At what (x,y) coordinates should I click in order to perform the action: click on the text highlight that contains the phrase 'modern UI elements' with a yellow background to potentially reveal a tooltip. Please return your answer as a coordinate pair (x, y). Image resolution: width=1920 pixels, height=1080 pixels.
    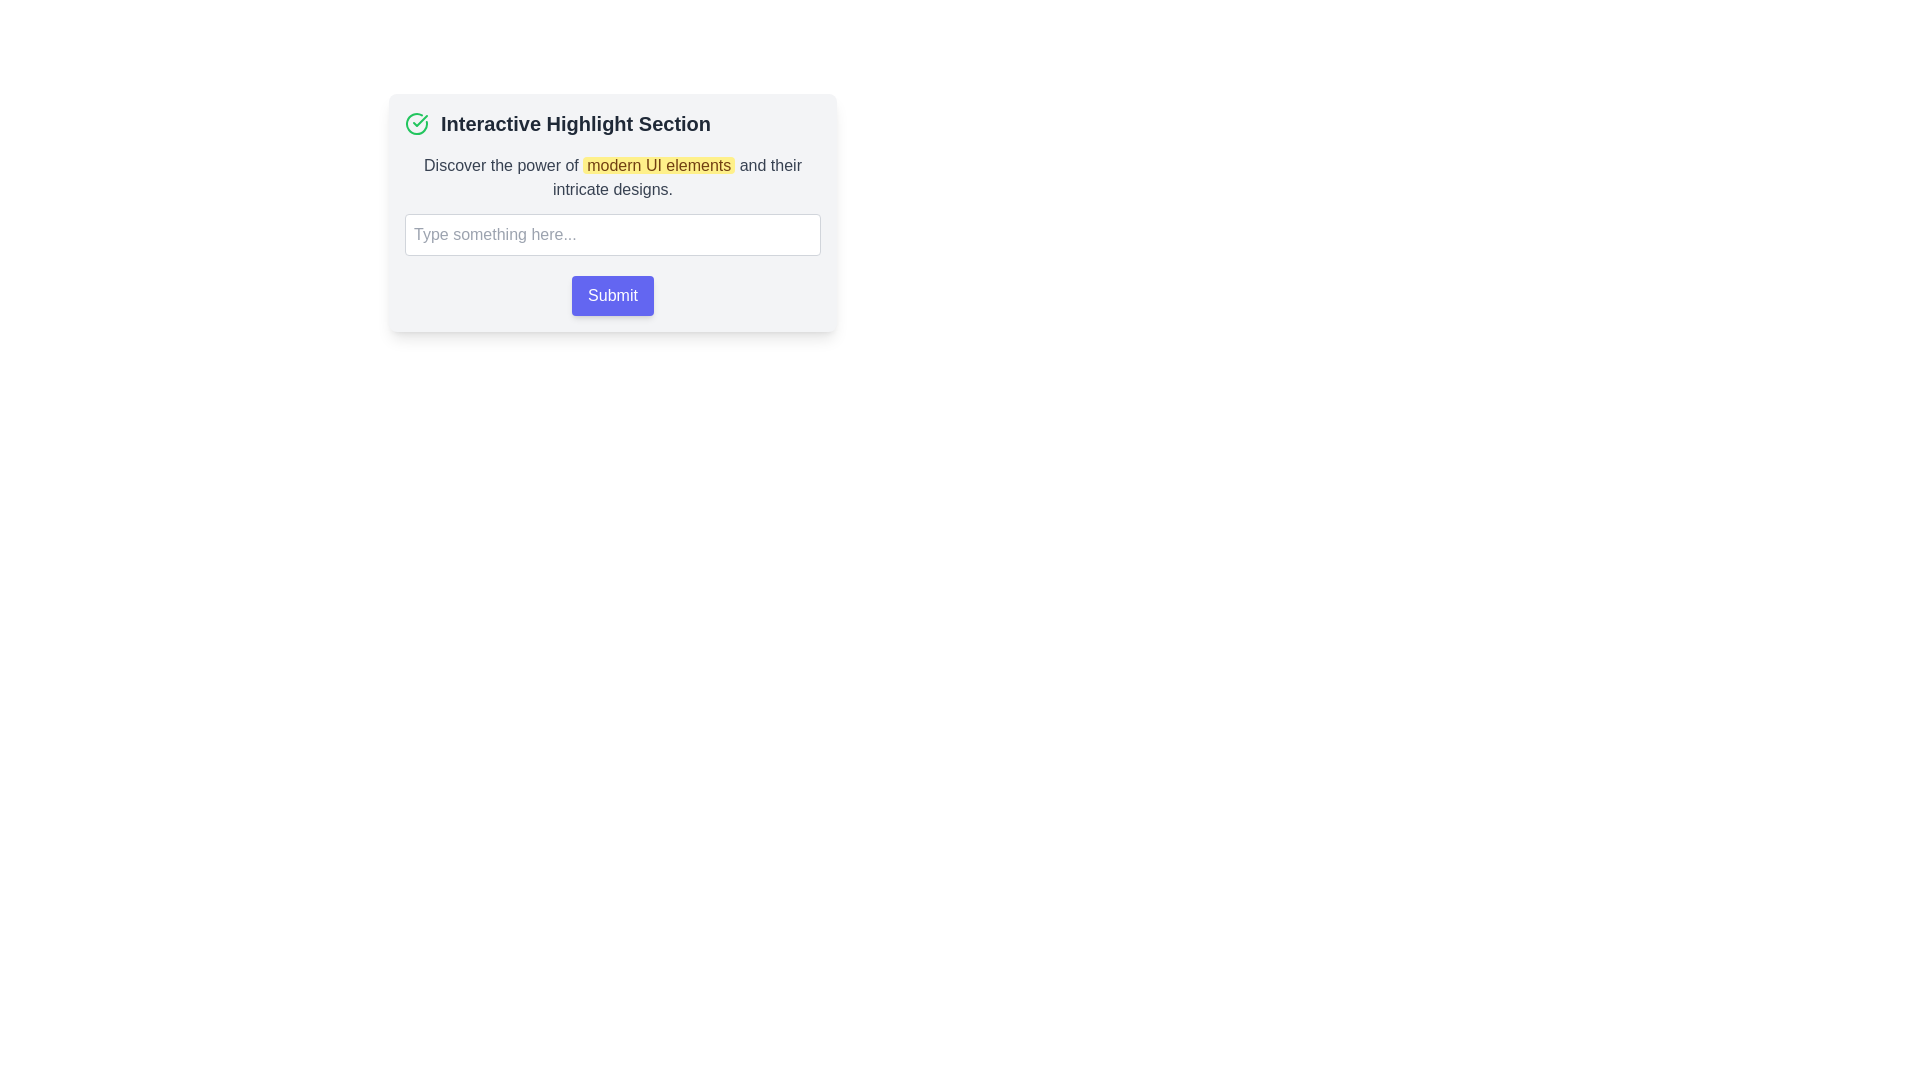
    Looking at the image, I should click on (659, 164).